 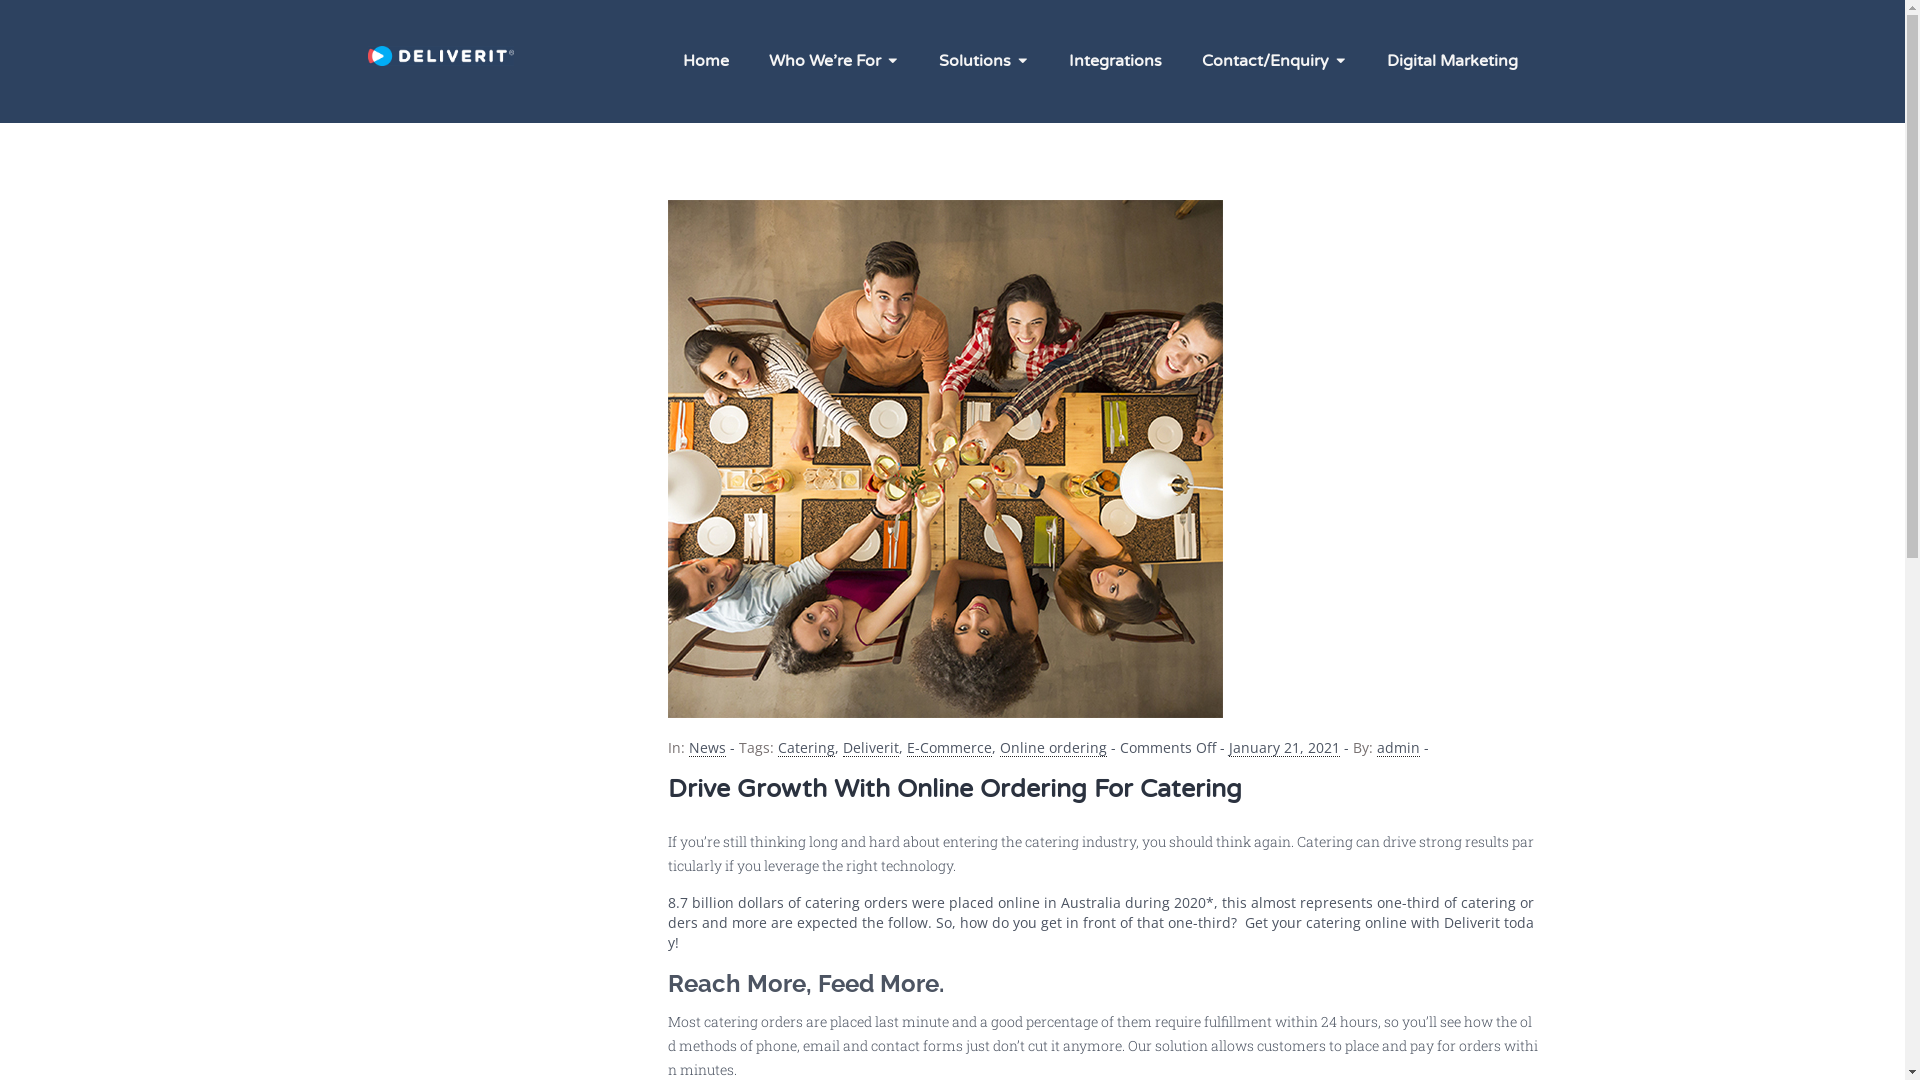 What do you see at coordinates (1052, 748) in the screenshot?
I see `'Online ordering'` at bounding box center [1052, 748].